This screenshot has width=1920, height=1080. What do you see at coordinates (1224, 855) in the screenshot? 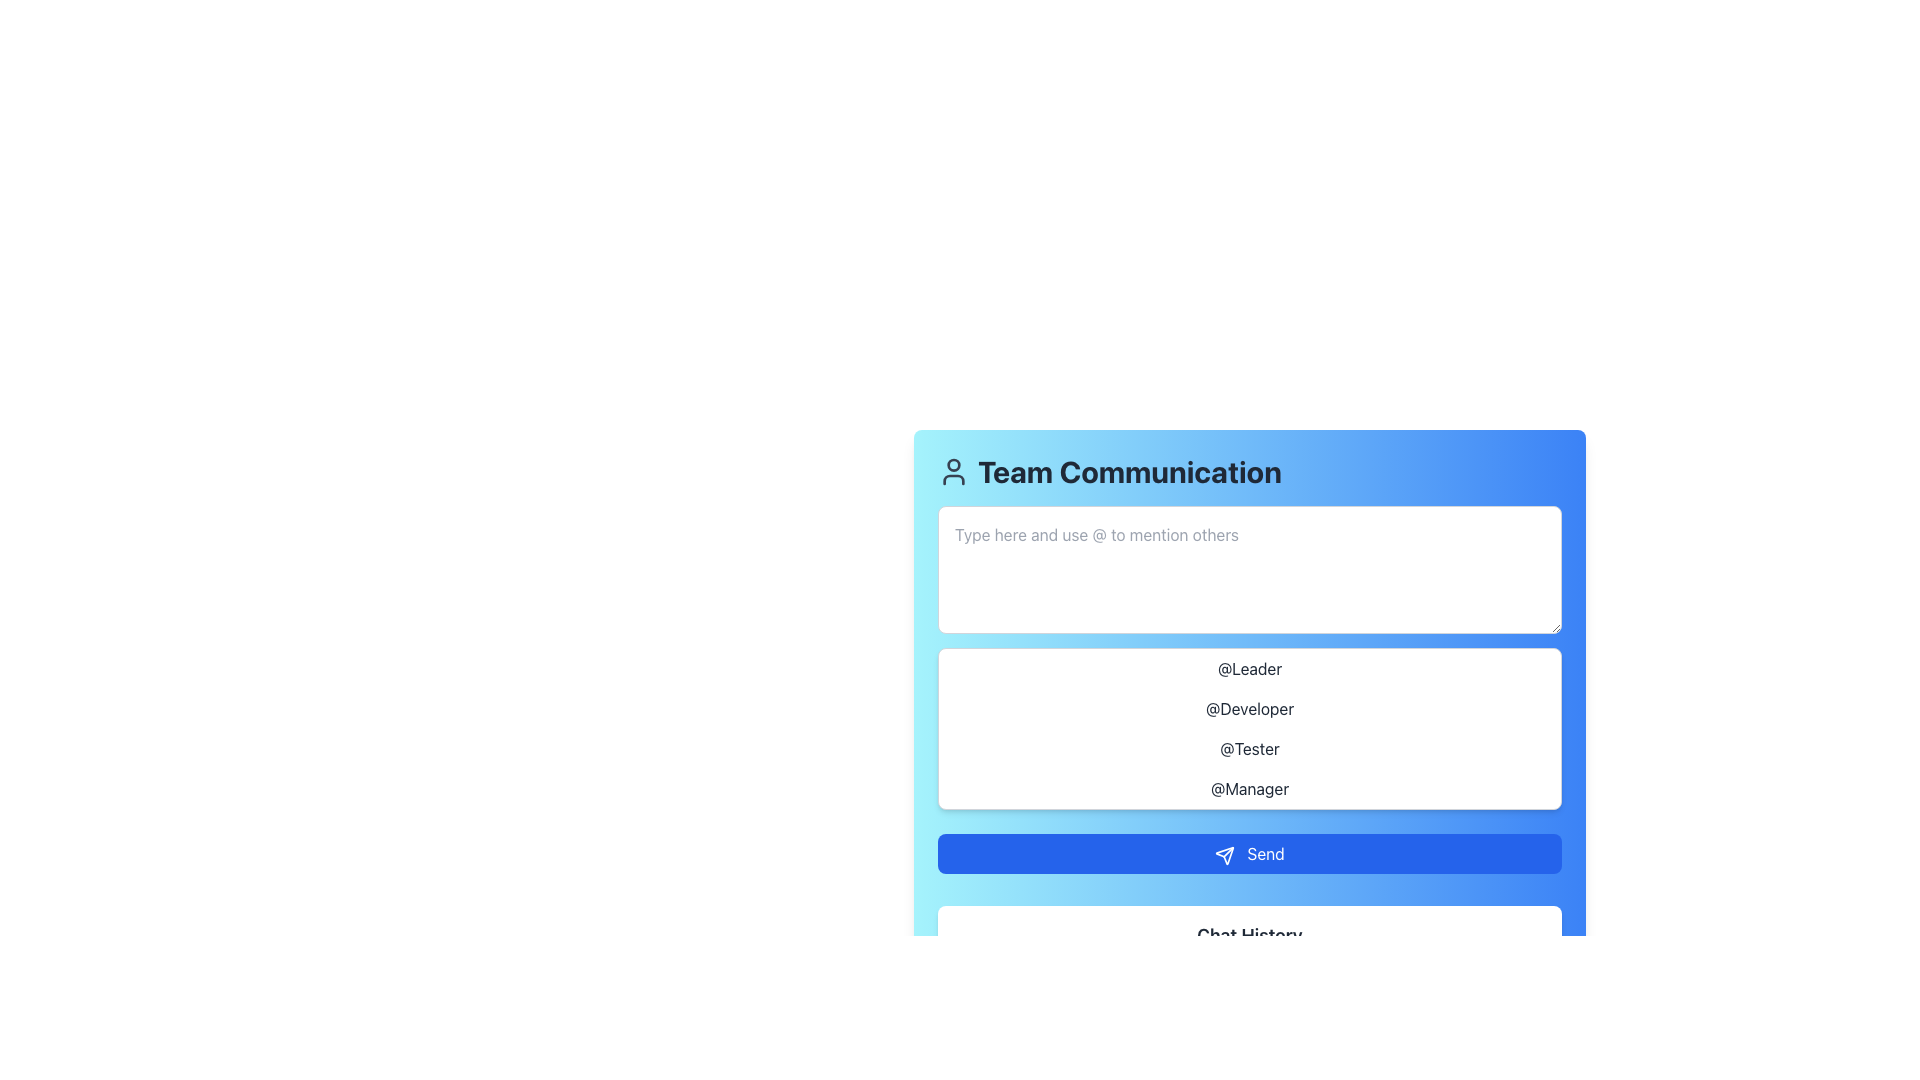
I see `the paper plane icon within the 'Send' button located at the bottom of the communication panel` at bounding box center [1224, 855].